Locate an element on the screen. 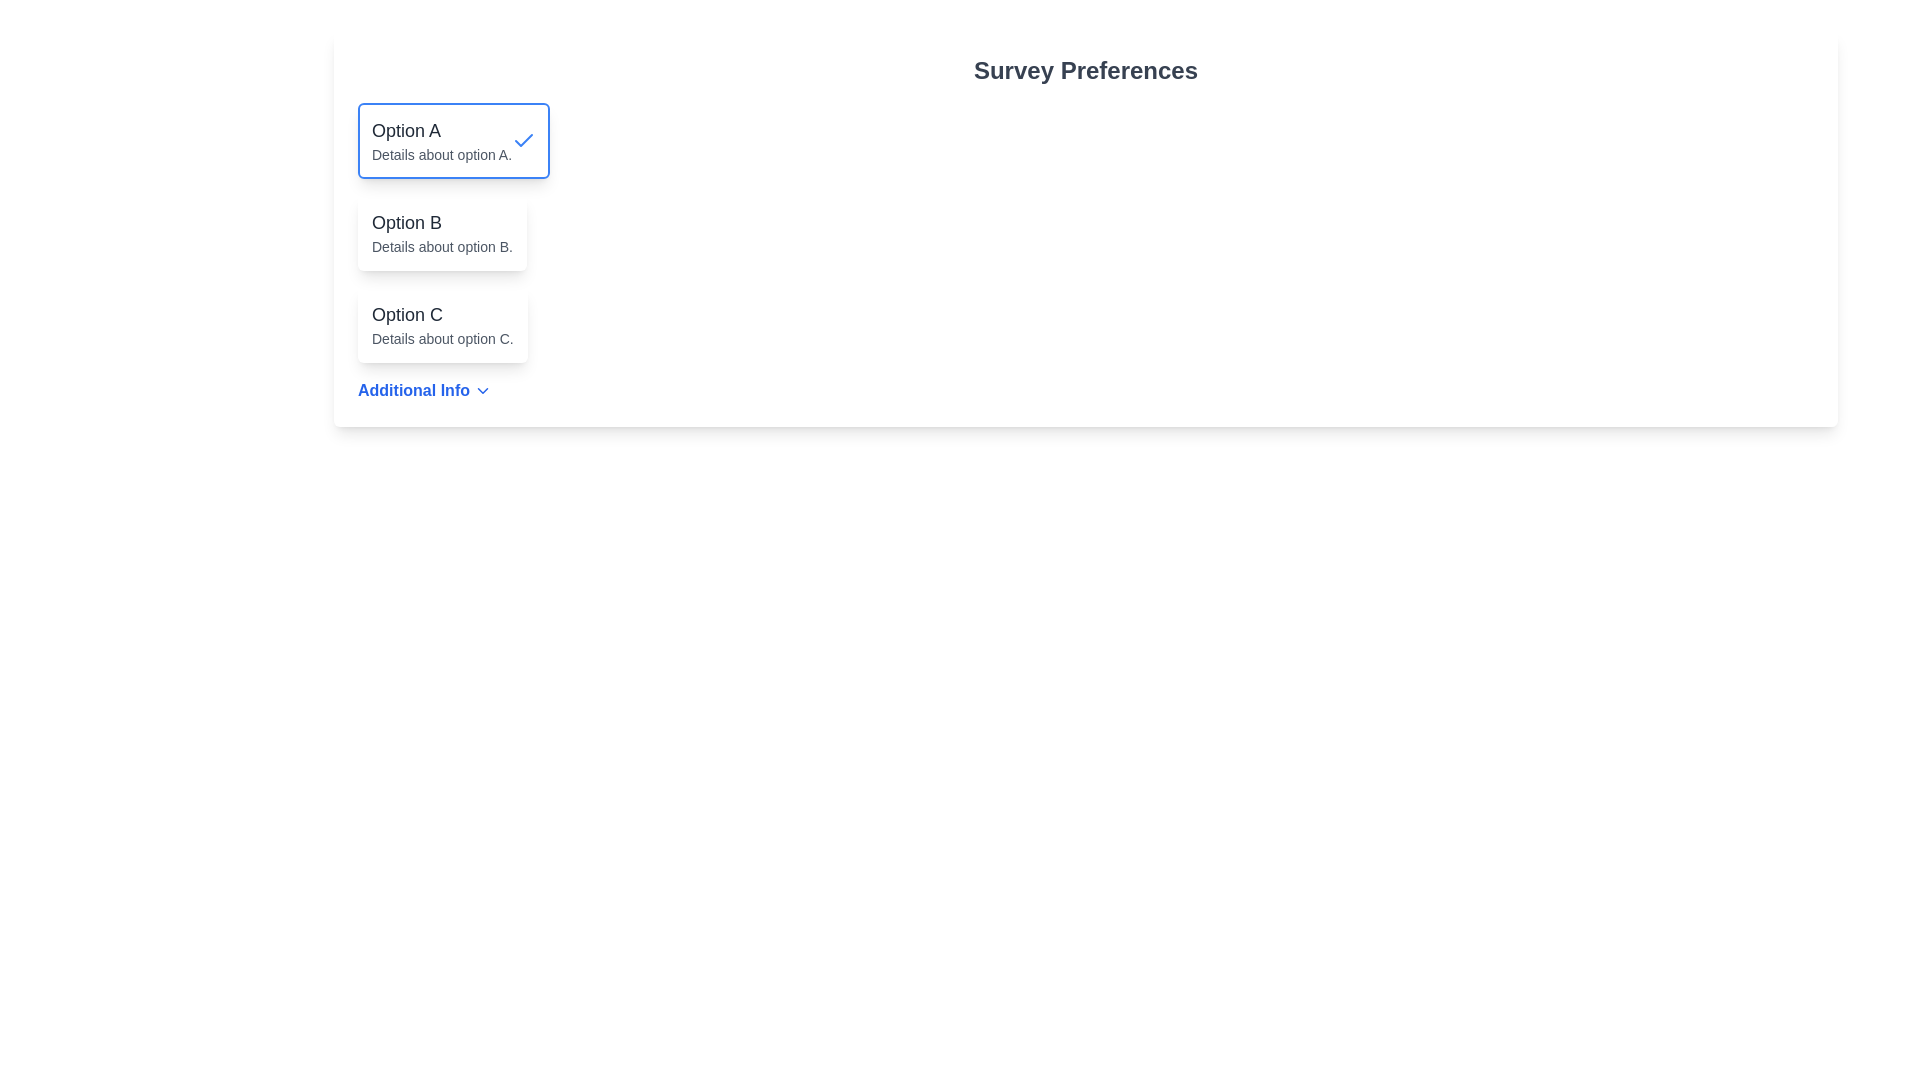  the 'Option C' selectable option, which is styled with round corners and a drop shadow, located under 'Survey Preferences' is located at coordinates (441, 323).